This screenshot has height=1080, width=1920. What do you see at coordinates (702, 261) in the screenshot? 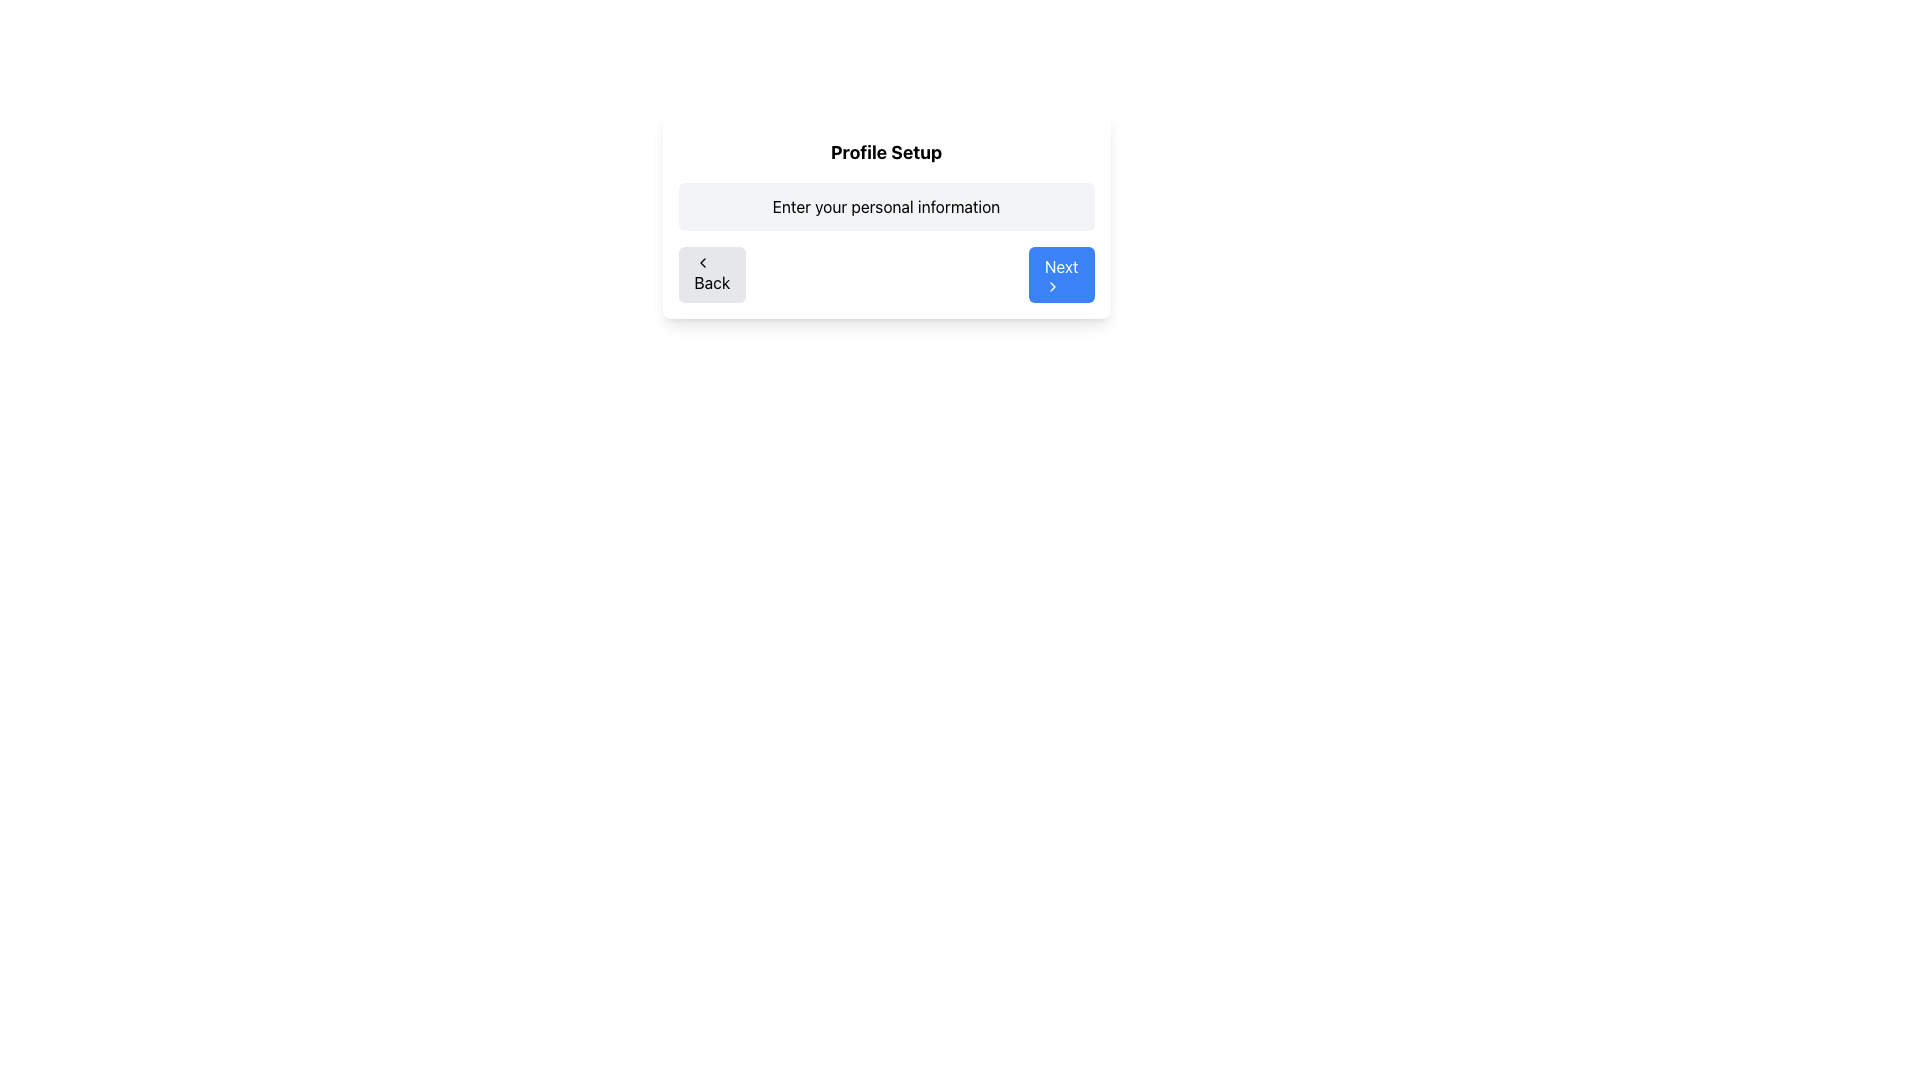
I see `the left-facing chevron icon embedded within the gray 'Back' button` at bounding box center [702, 261].